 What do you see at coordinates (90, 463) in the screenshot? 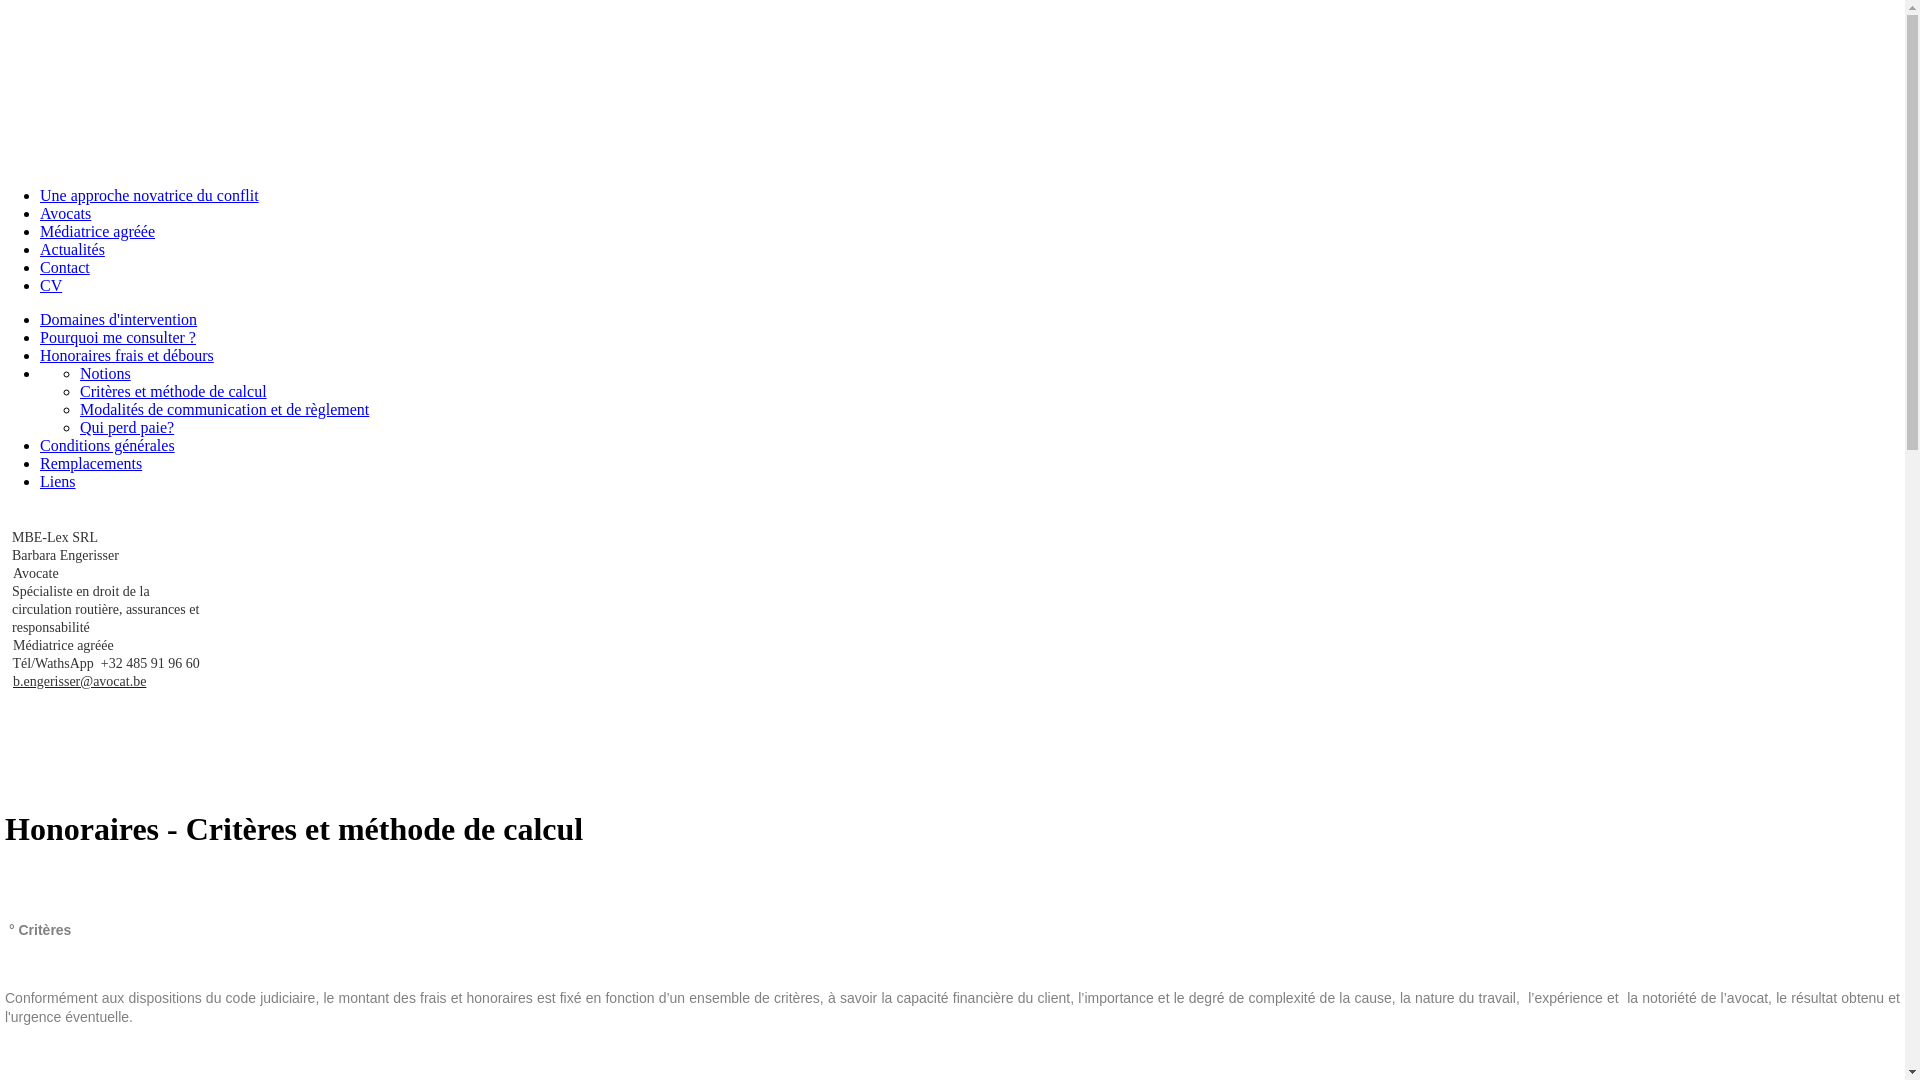
I see `'Remplacements'` at bounding box center [90, 463].